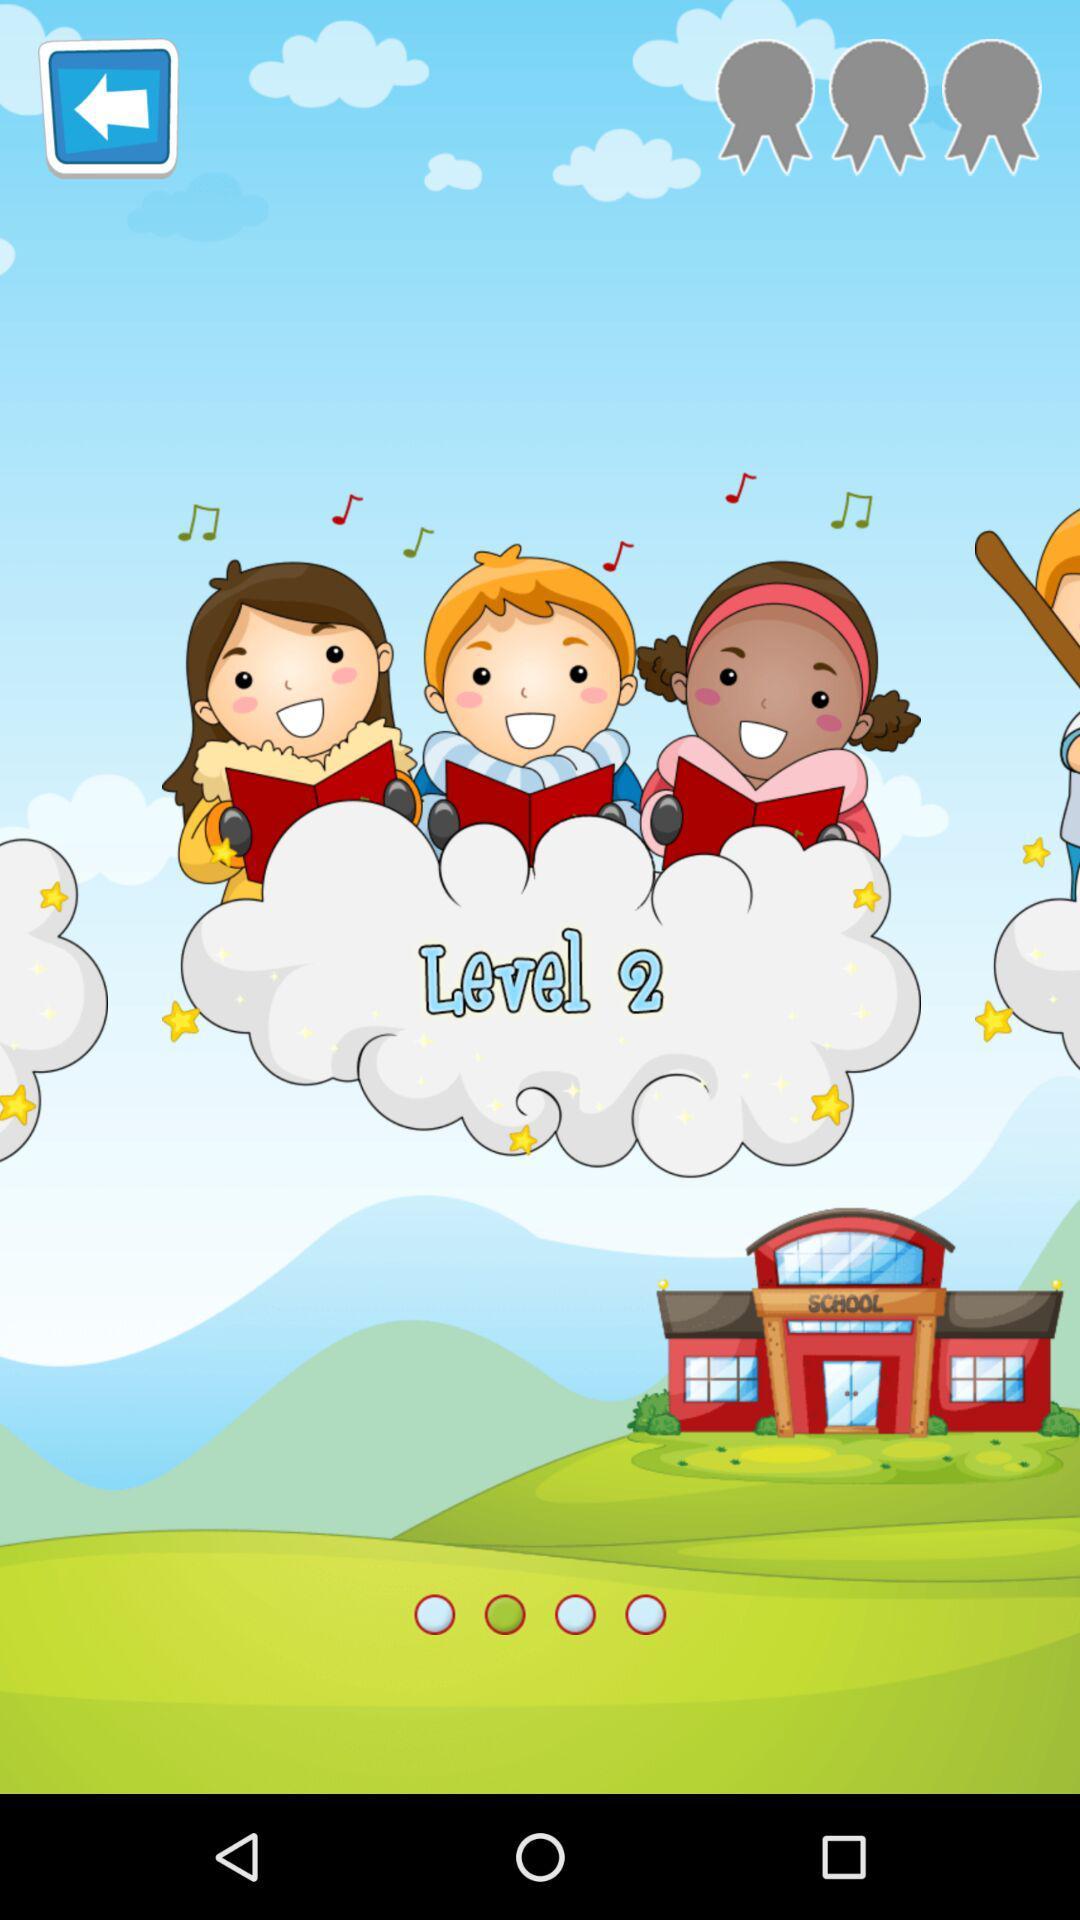 Image resolution: width=1080 pixels, height=1920 pixels. I want to click on earn a star, so click(991, 106).